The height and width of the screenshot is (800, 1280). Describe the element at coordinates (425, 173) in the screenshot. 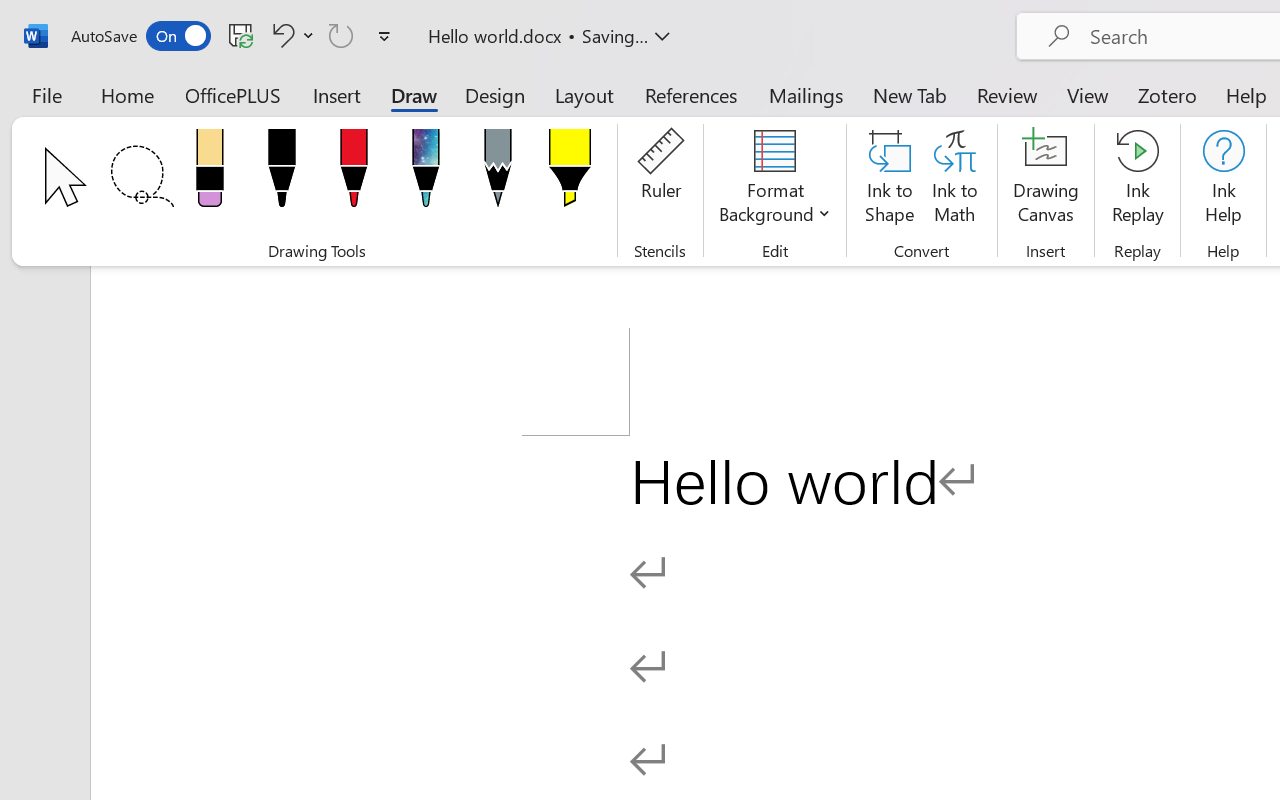

I see `'Pen: Galaxy, 1 mm'` at that location.